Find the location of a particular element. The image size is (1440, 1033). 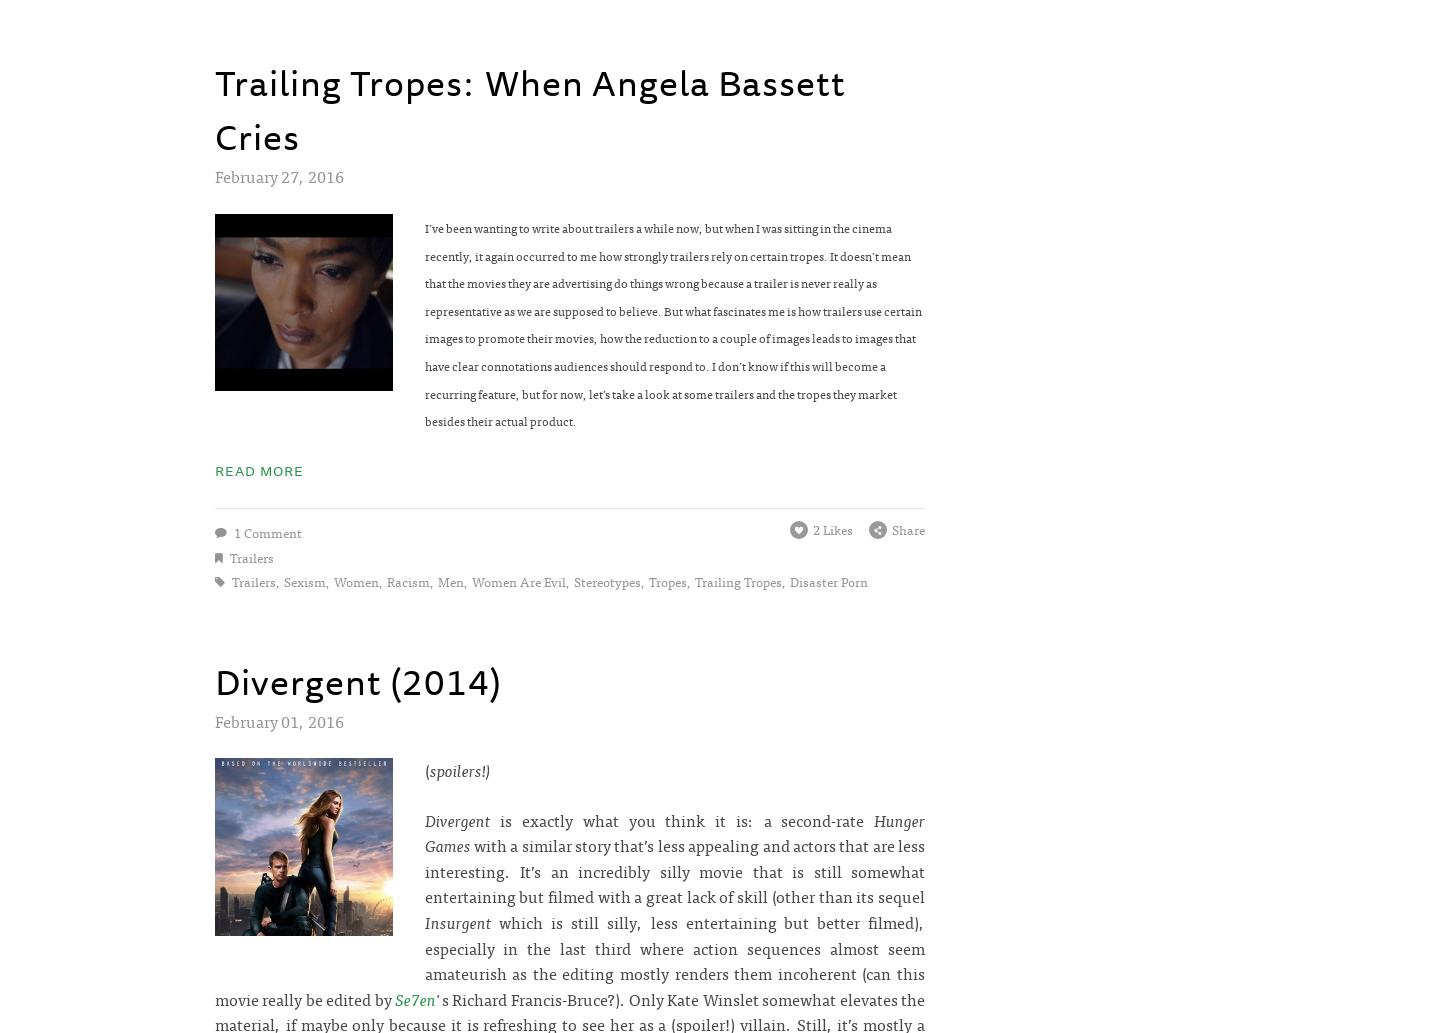

'Divergent (2014)' is located at coordinates (358, 679).